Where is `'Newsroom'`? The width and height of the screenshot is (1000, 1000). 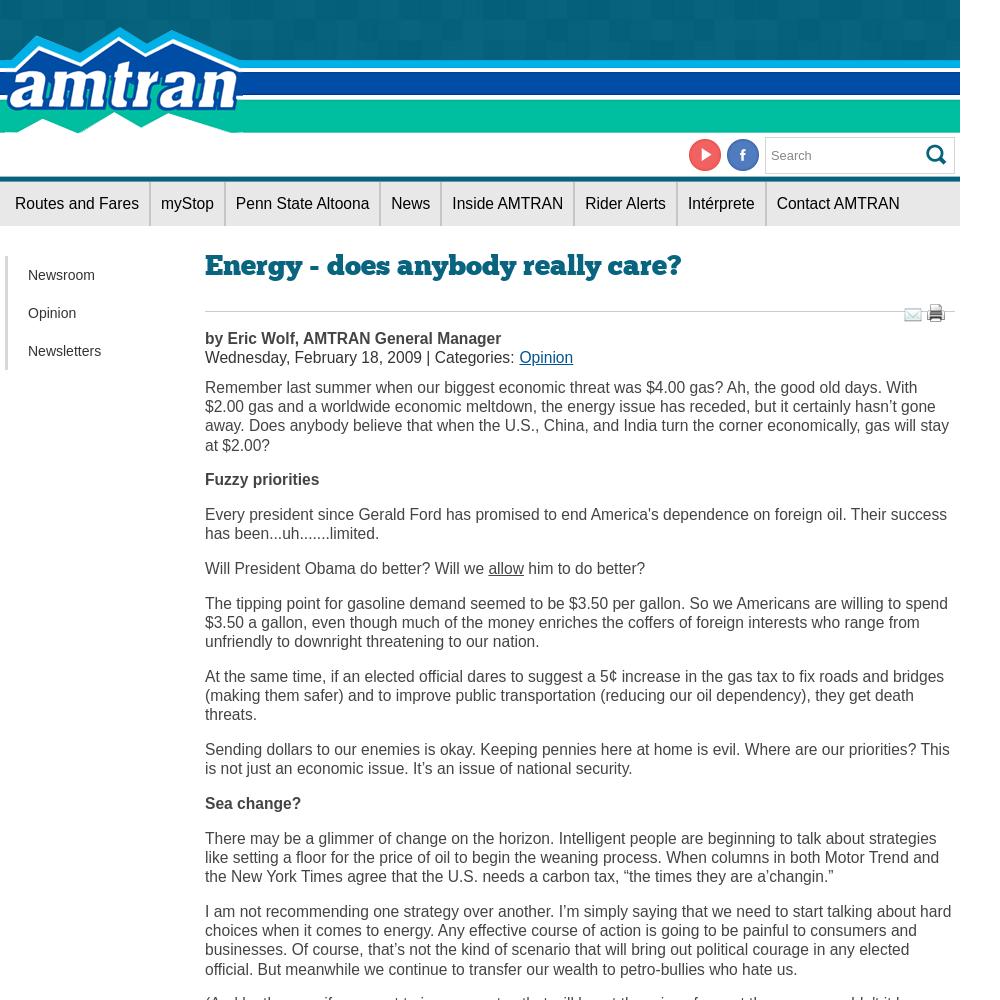
'Newsroom' is located at coordinates (61, 275).